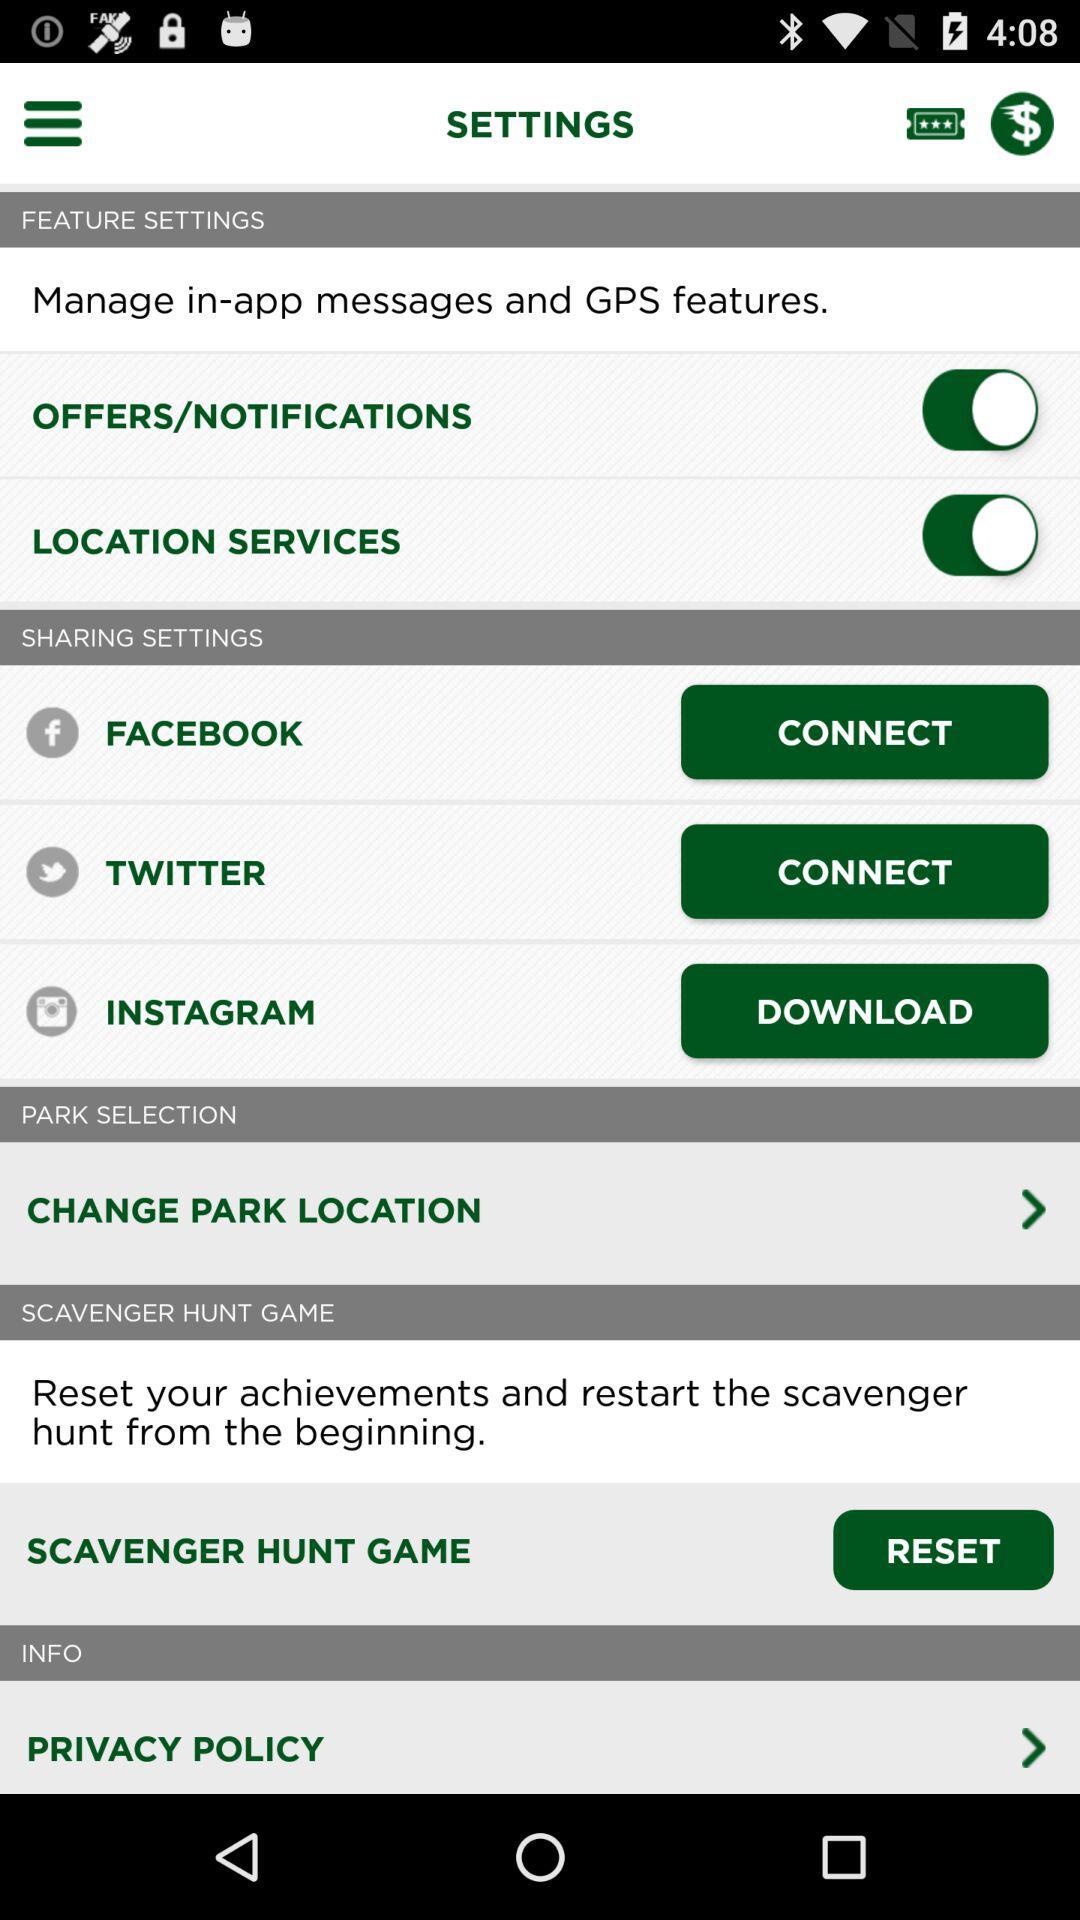 The image size is (1080, 1920). I want to click on the download item, so click(863, 1011).